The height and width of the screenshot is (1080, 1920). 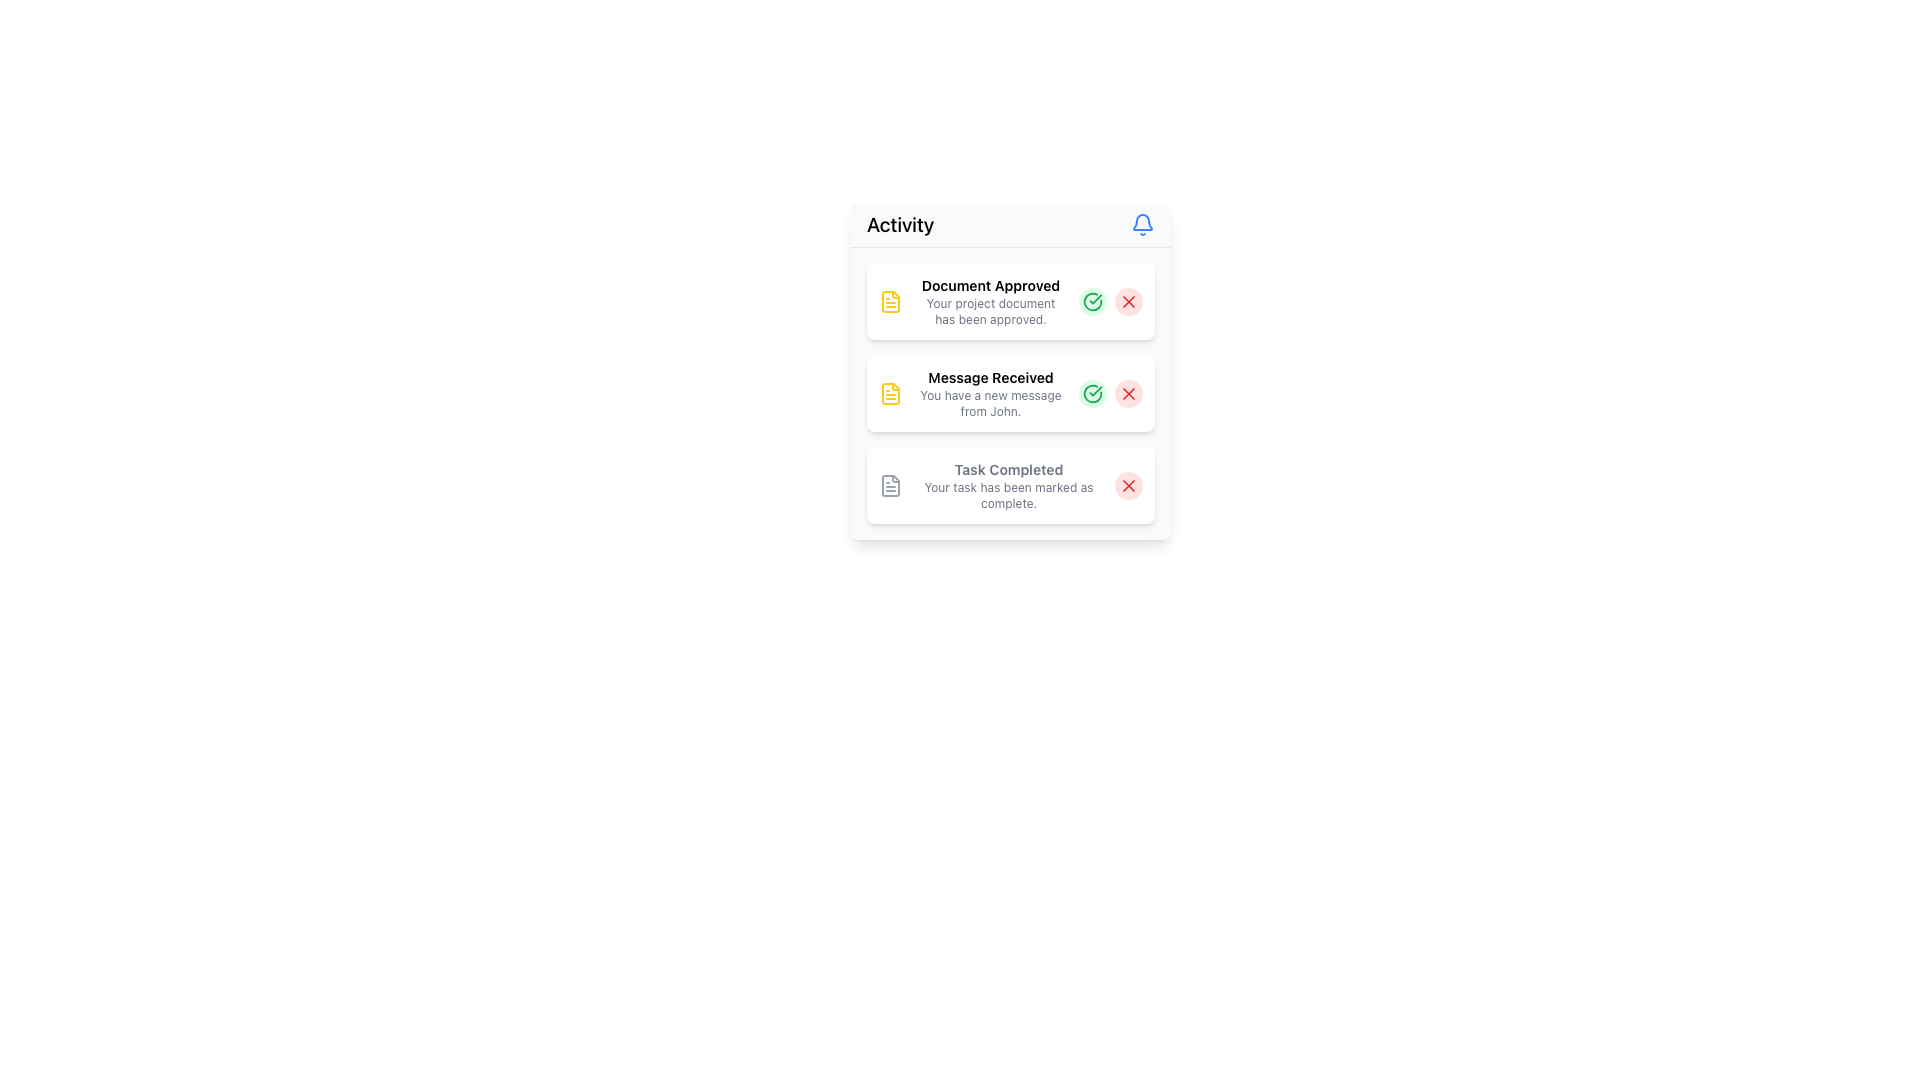 What do you see at coordinates (990, 393) in the screenshot?
I see `the text label that displays 'Message Received' in the notifications list within the 'Activity' card` at bounding box center [990, 393].